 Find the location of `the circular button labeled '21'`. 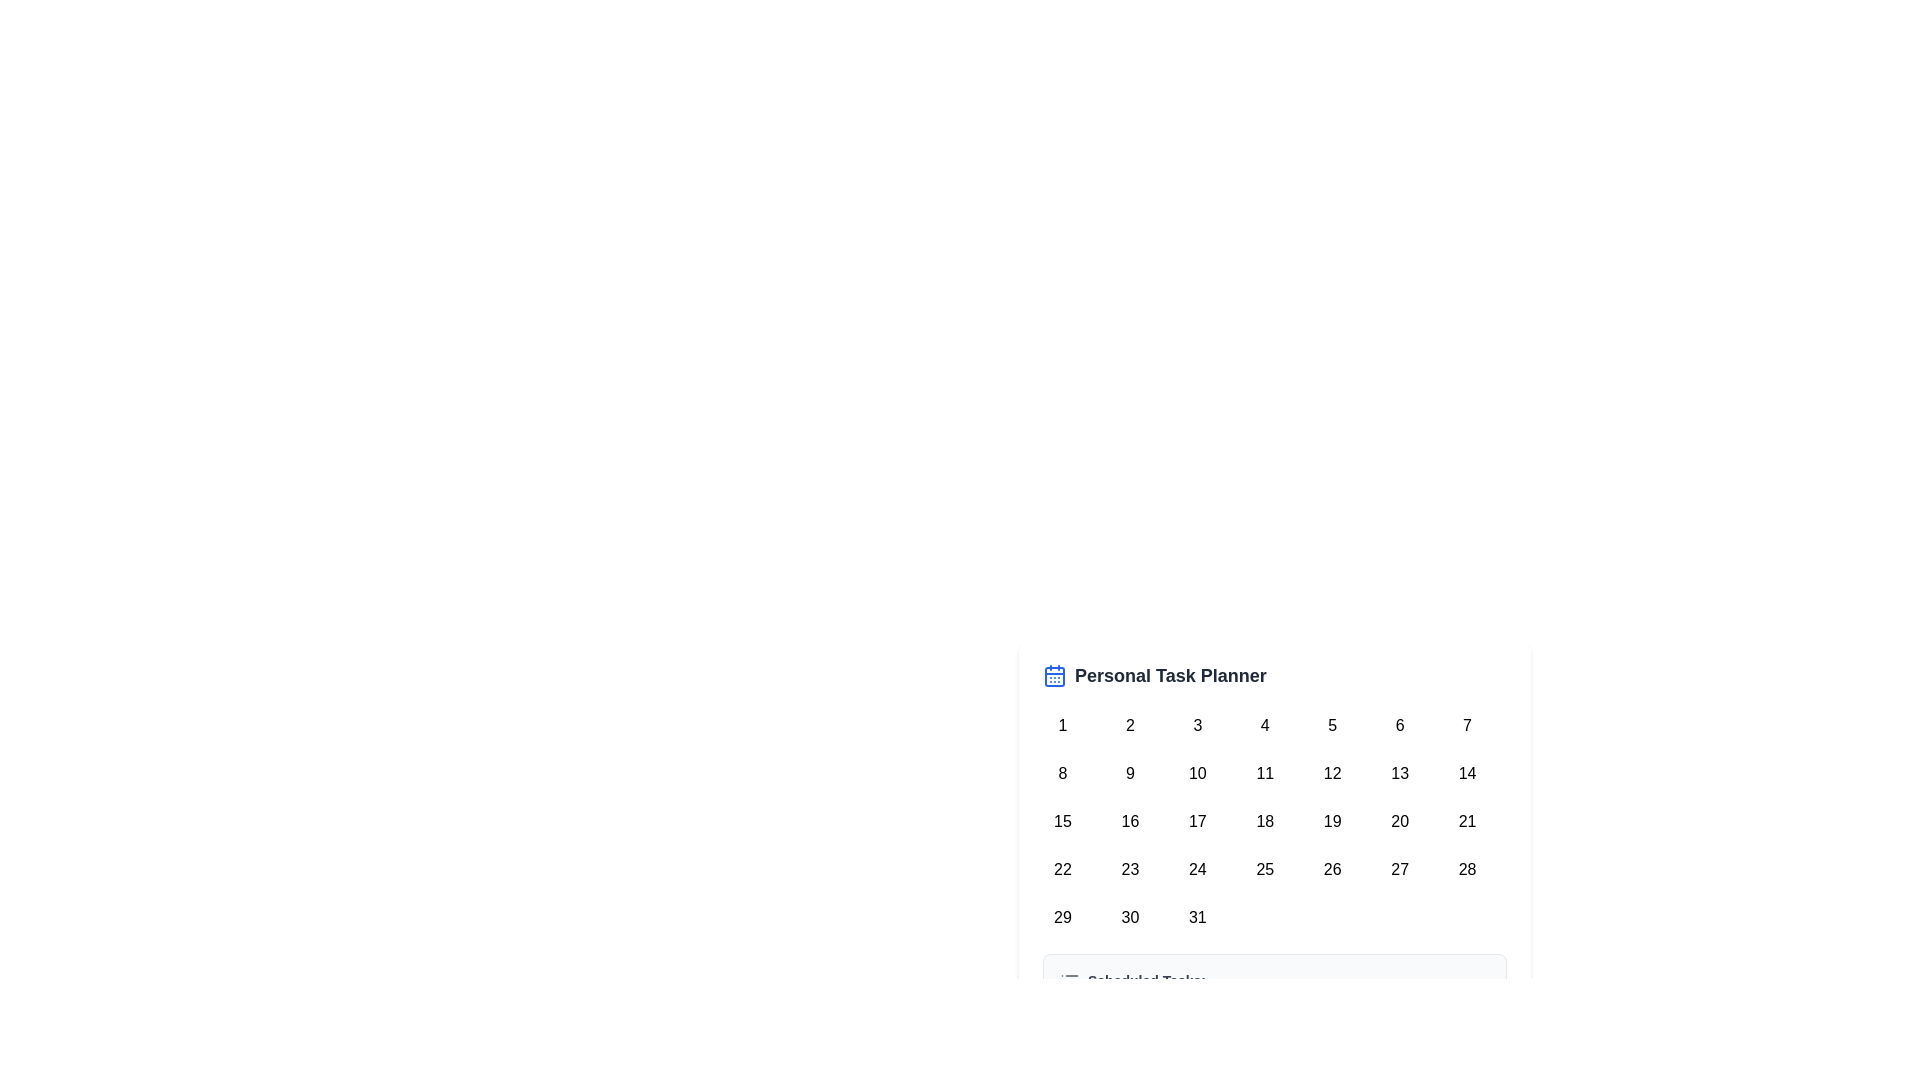

the circular button labeled '21' is located at coordinates (1467, 821).